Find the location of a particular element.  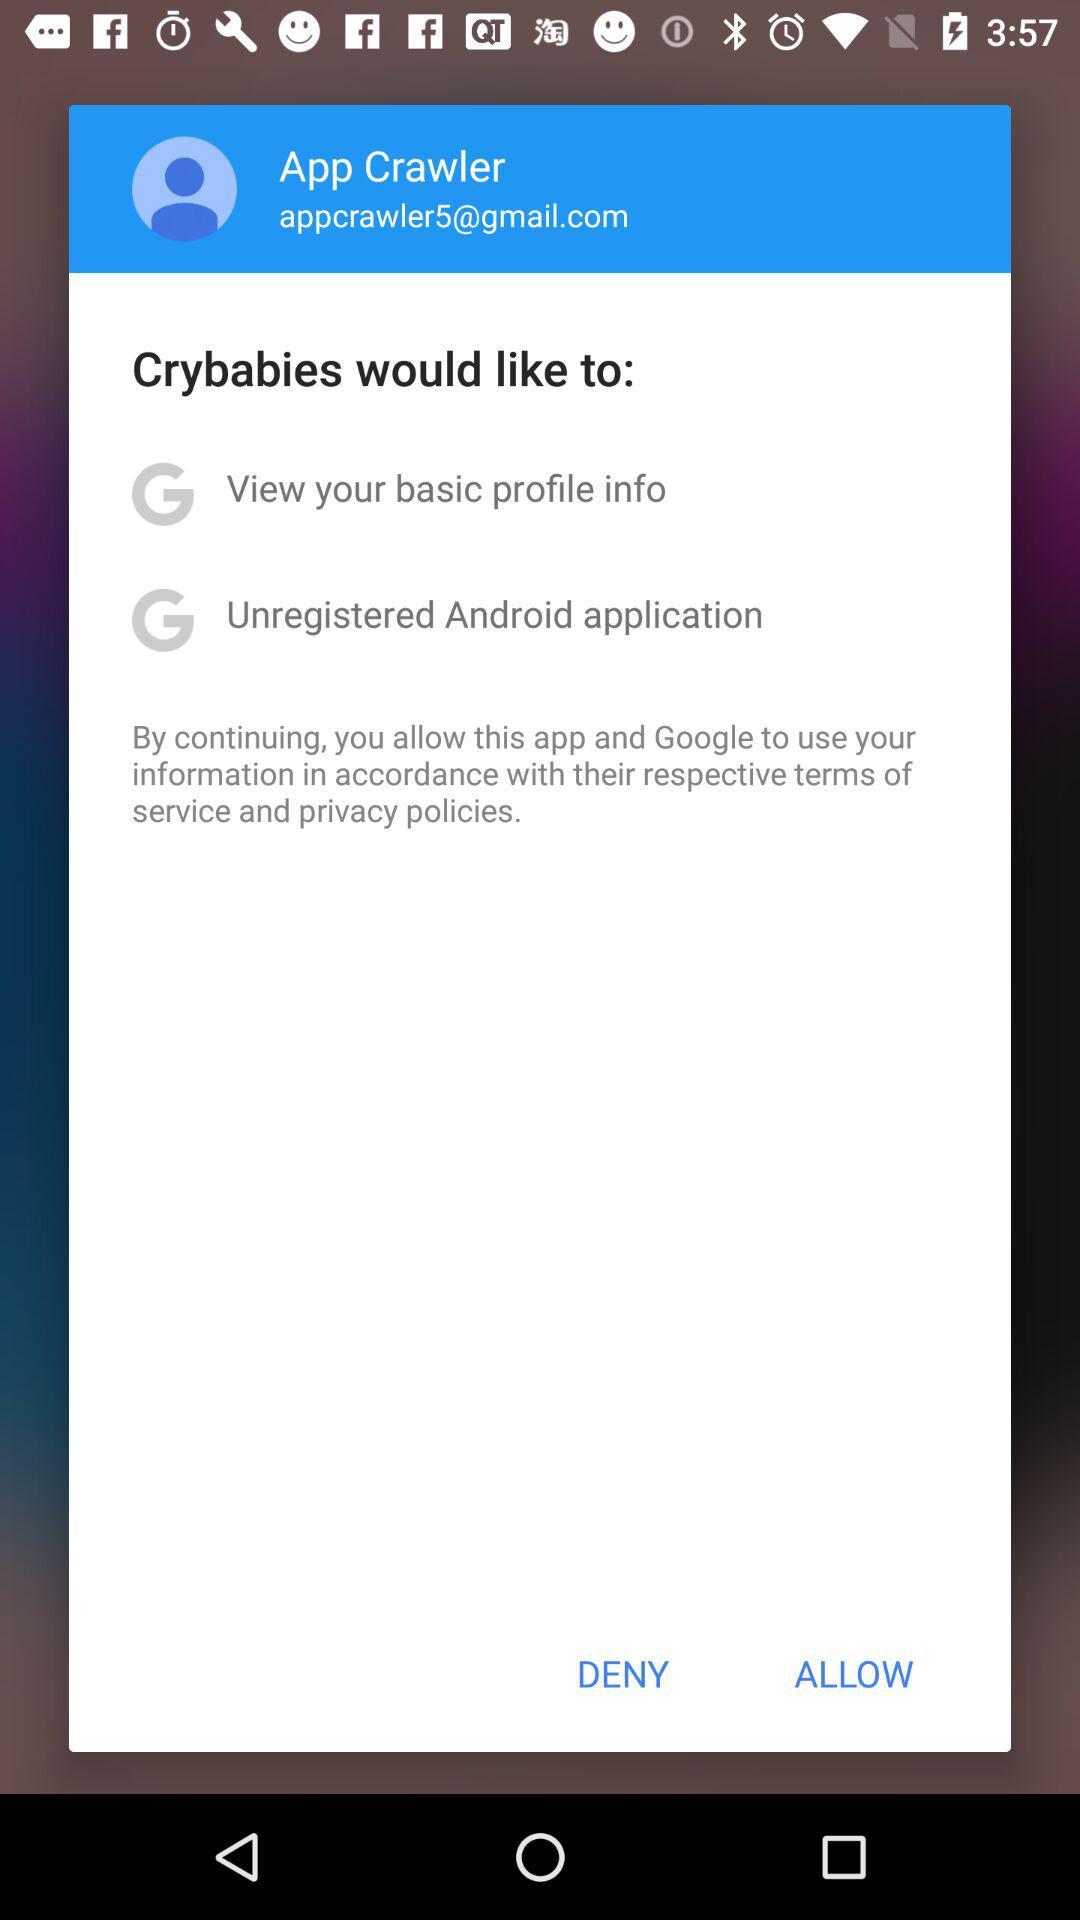

app above appcrawler5@gmail.com is located at coordinates (392, 164).